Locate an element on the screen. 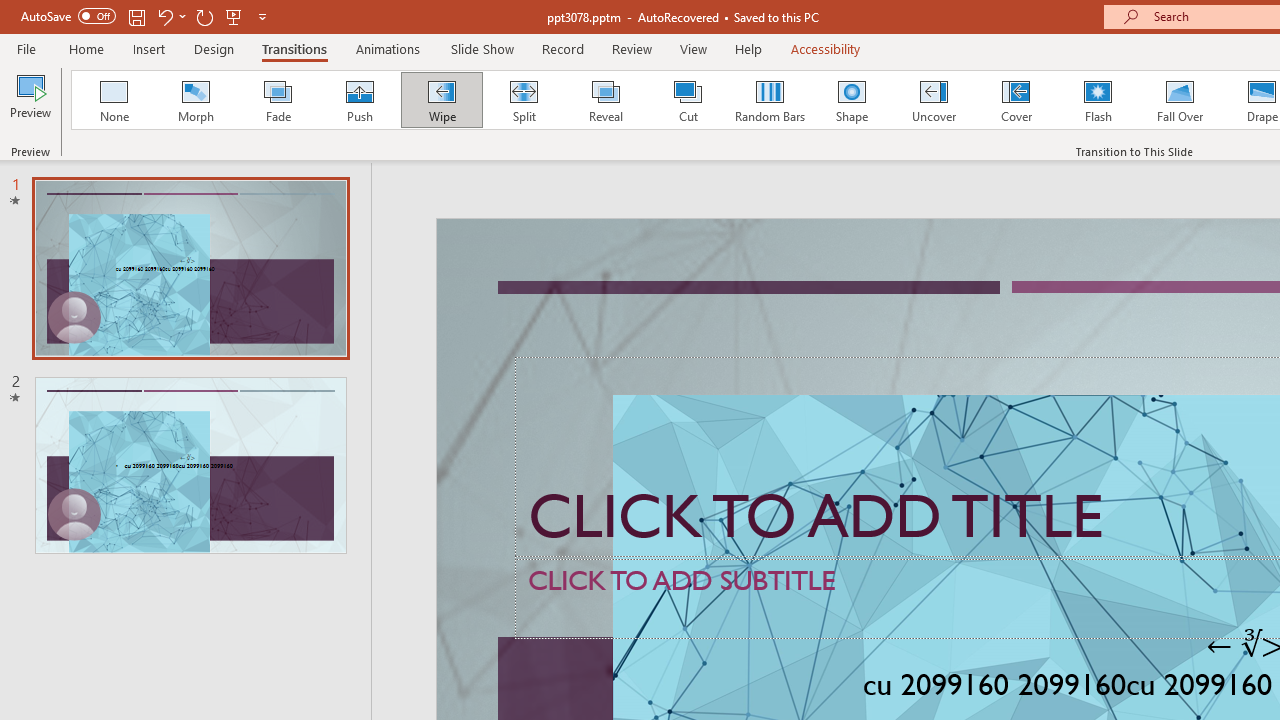 The image size is (1280, 720). 'Random Bars' is located at coordinates (769, 100).